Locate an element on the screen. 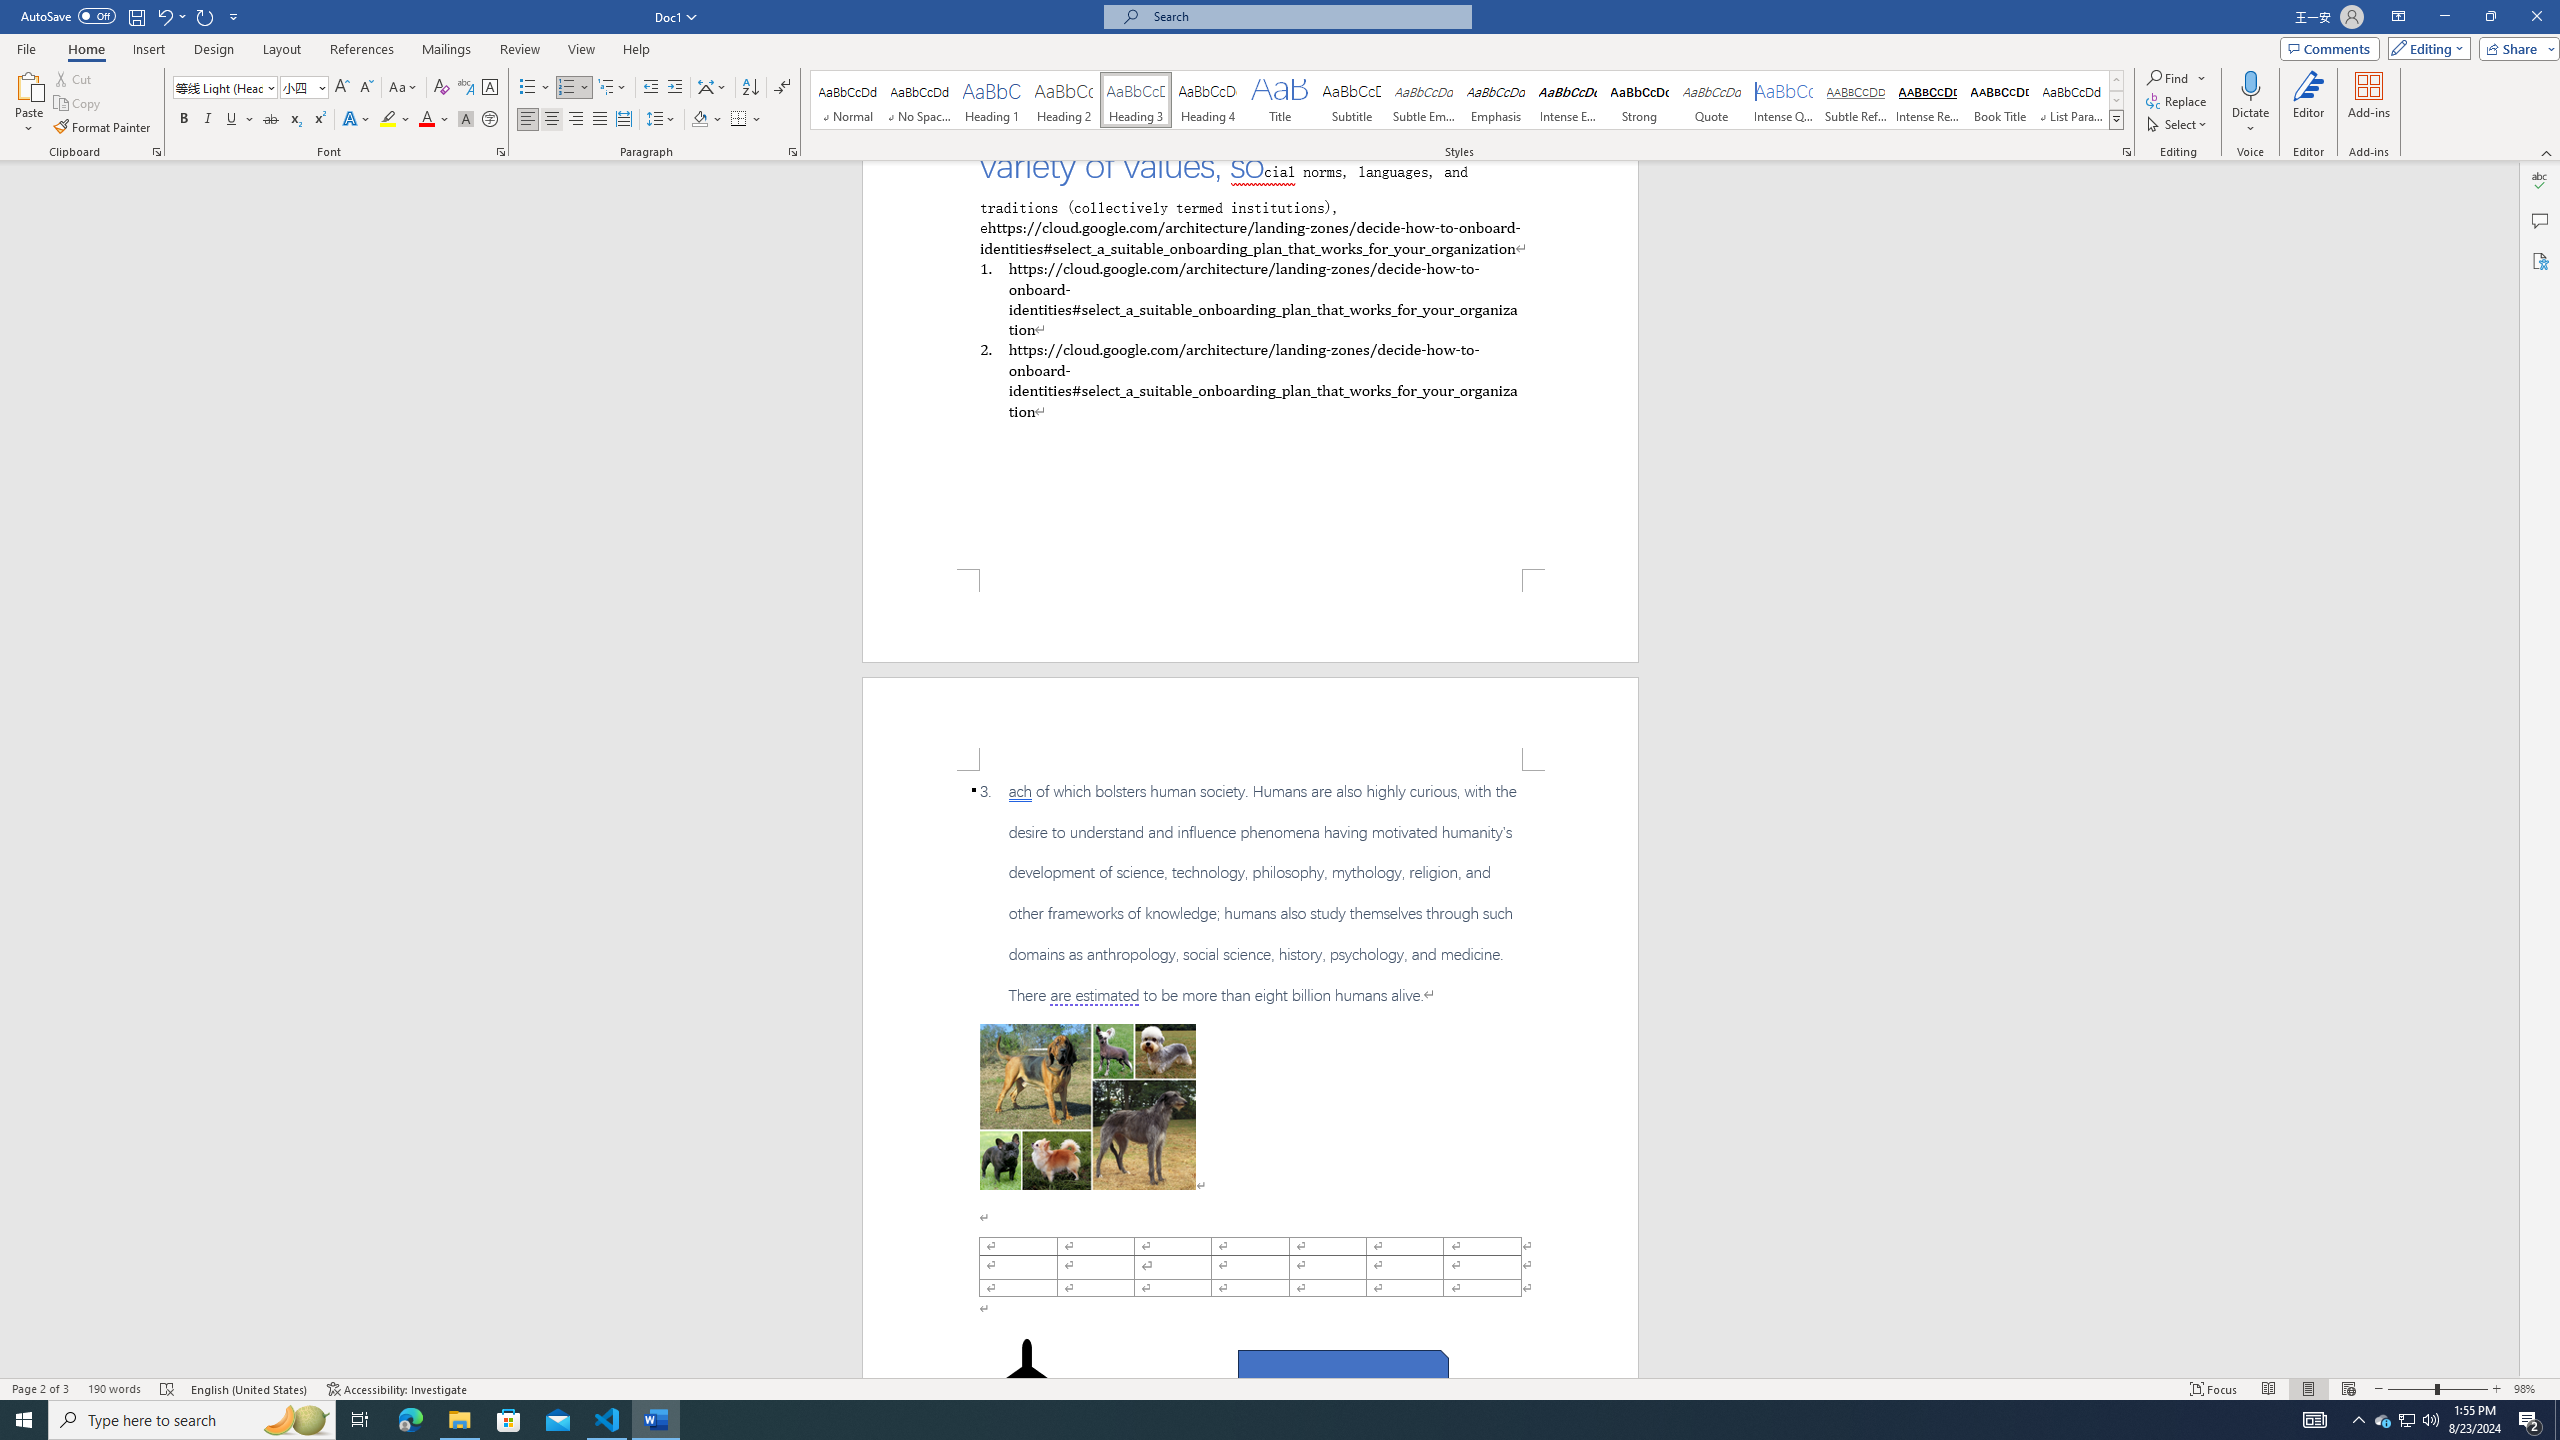  'Font Color Blue-Gray, Text 2' is located at coordinates (425, 118).